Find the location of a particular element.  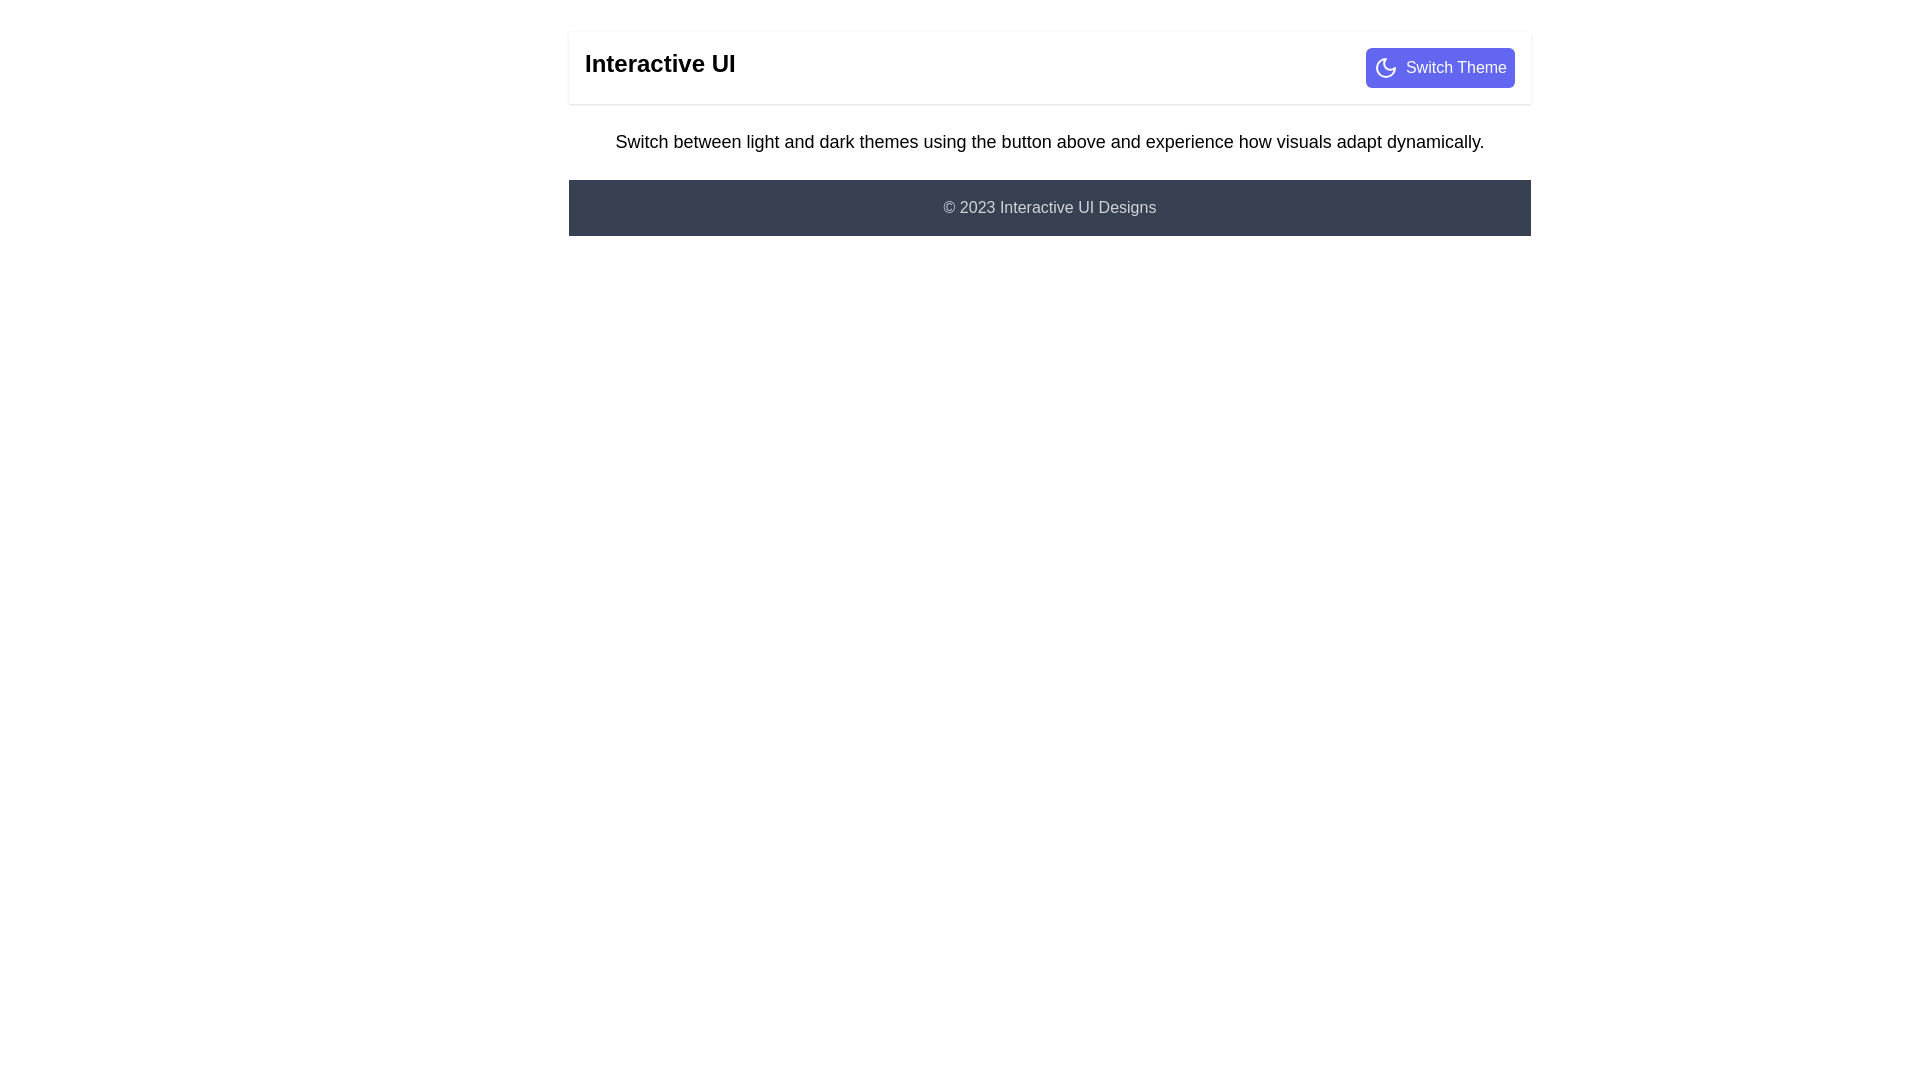

the theme toggle button located in the top-right section of the interface to switch between light and dark modes is located at coordinates (1440, 67).